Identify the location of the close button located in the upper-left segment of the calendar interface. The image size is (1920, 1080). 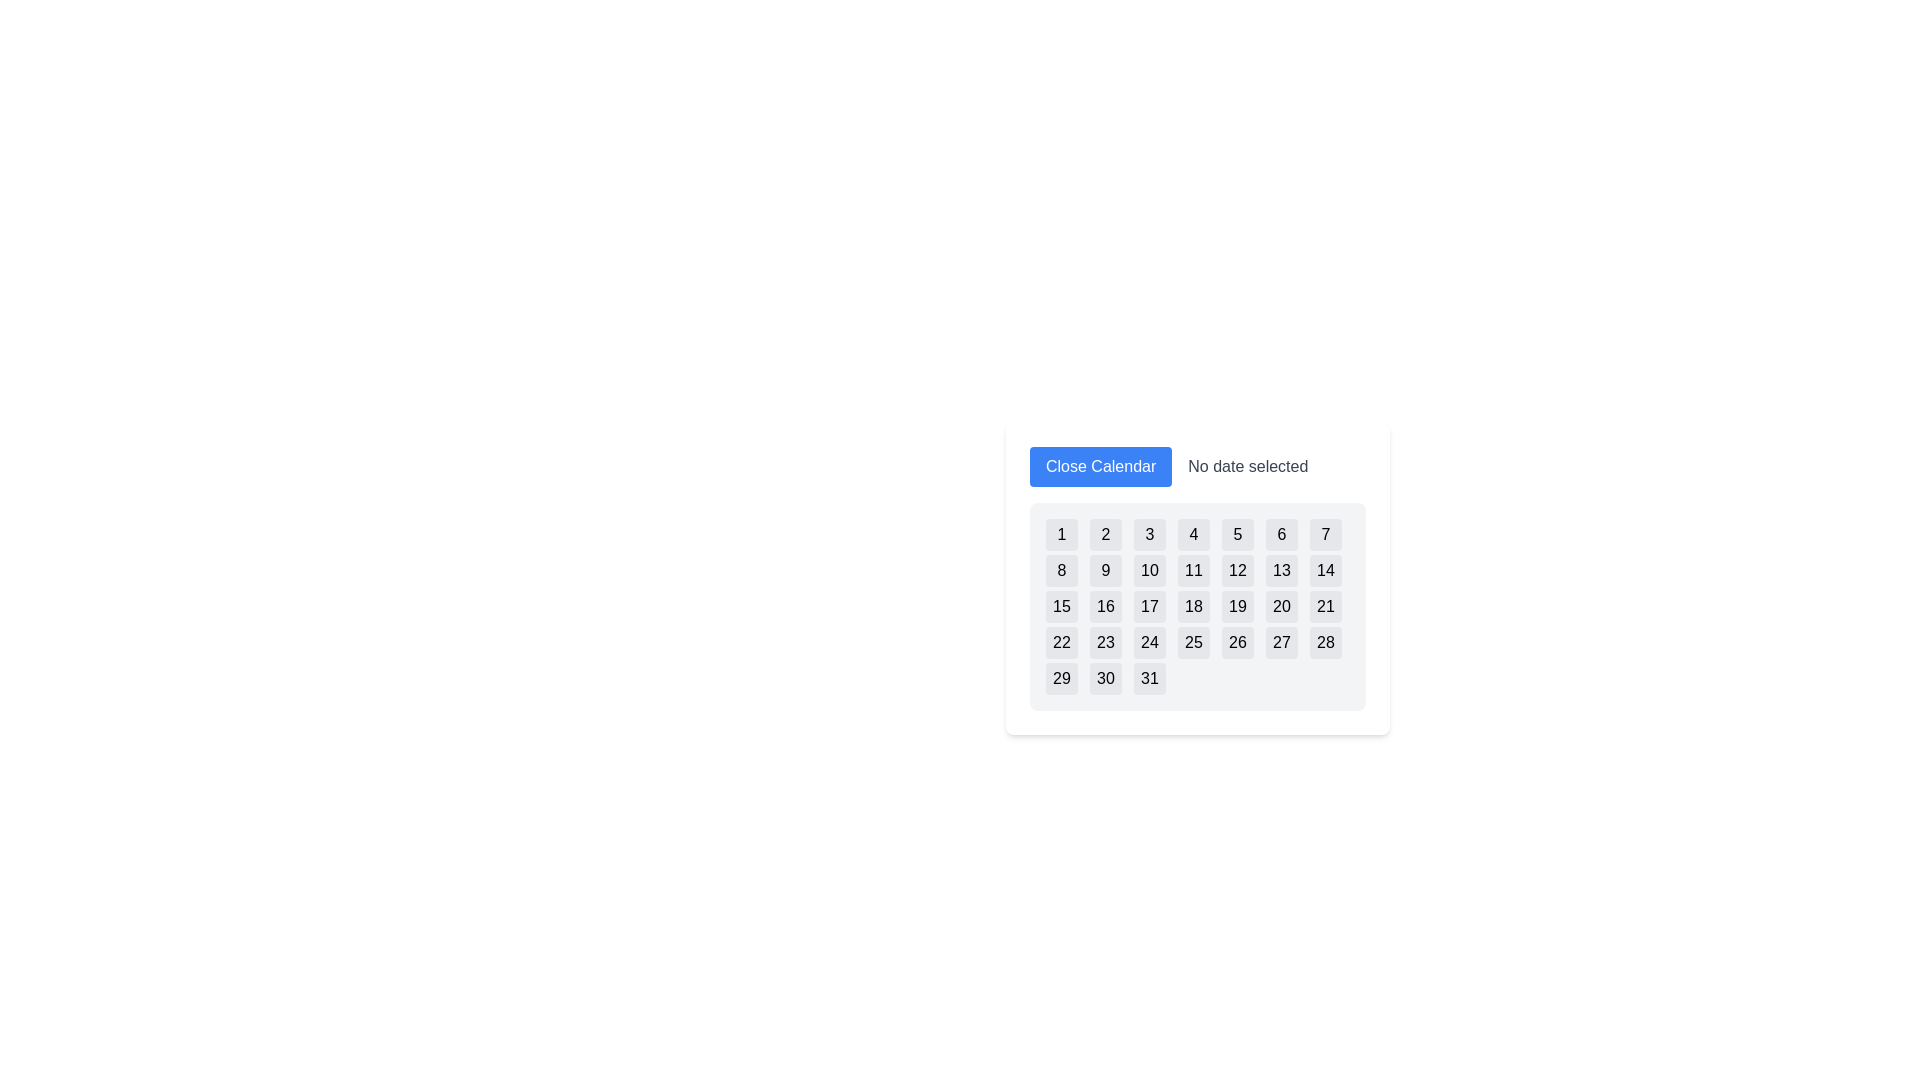
(1100, 466).